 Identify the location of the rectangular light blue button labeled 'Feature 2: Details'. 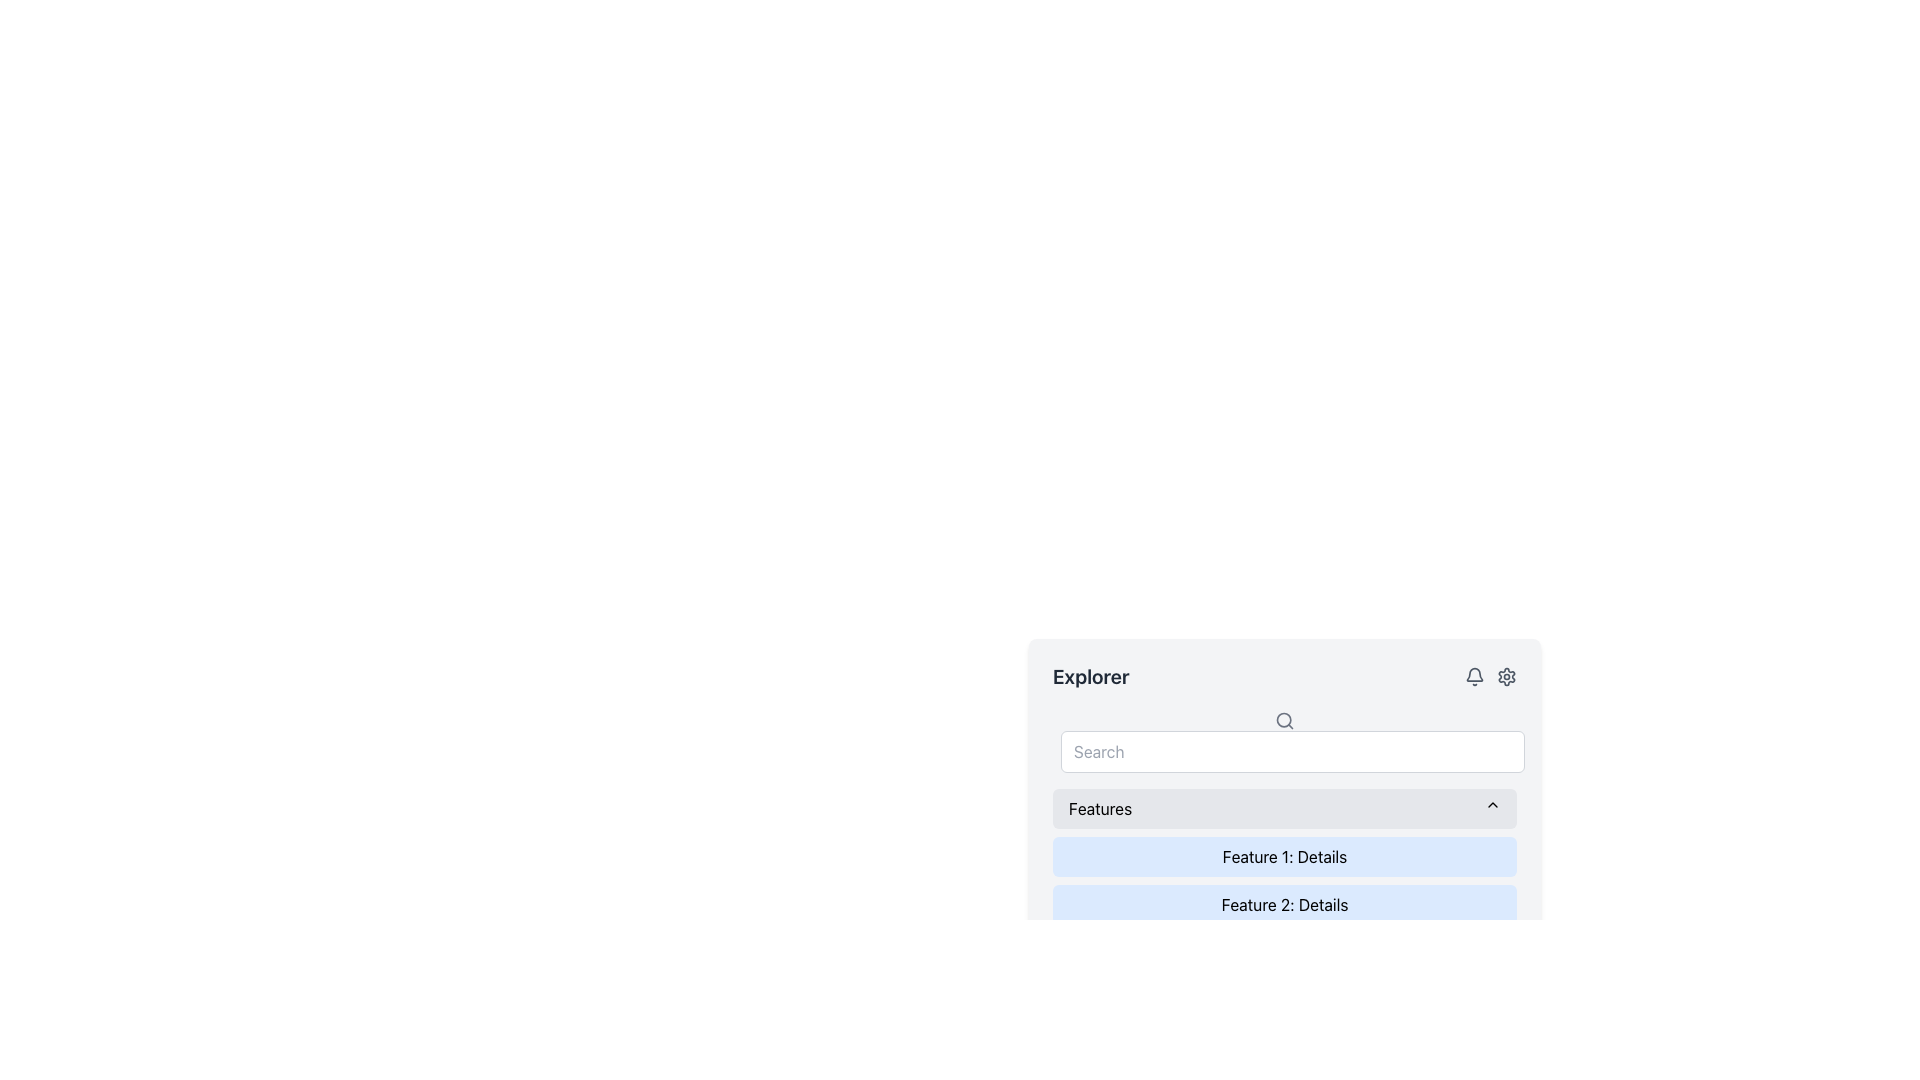
(1285, 905).